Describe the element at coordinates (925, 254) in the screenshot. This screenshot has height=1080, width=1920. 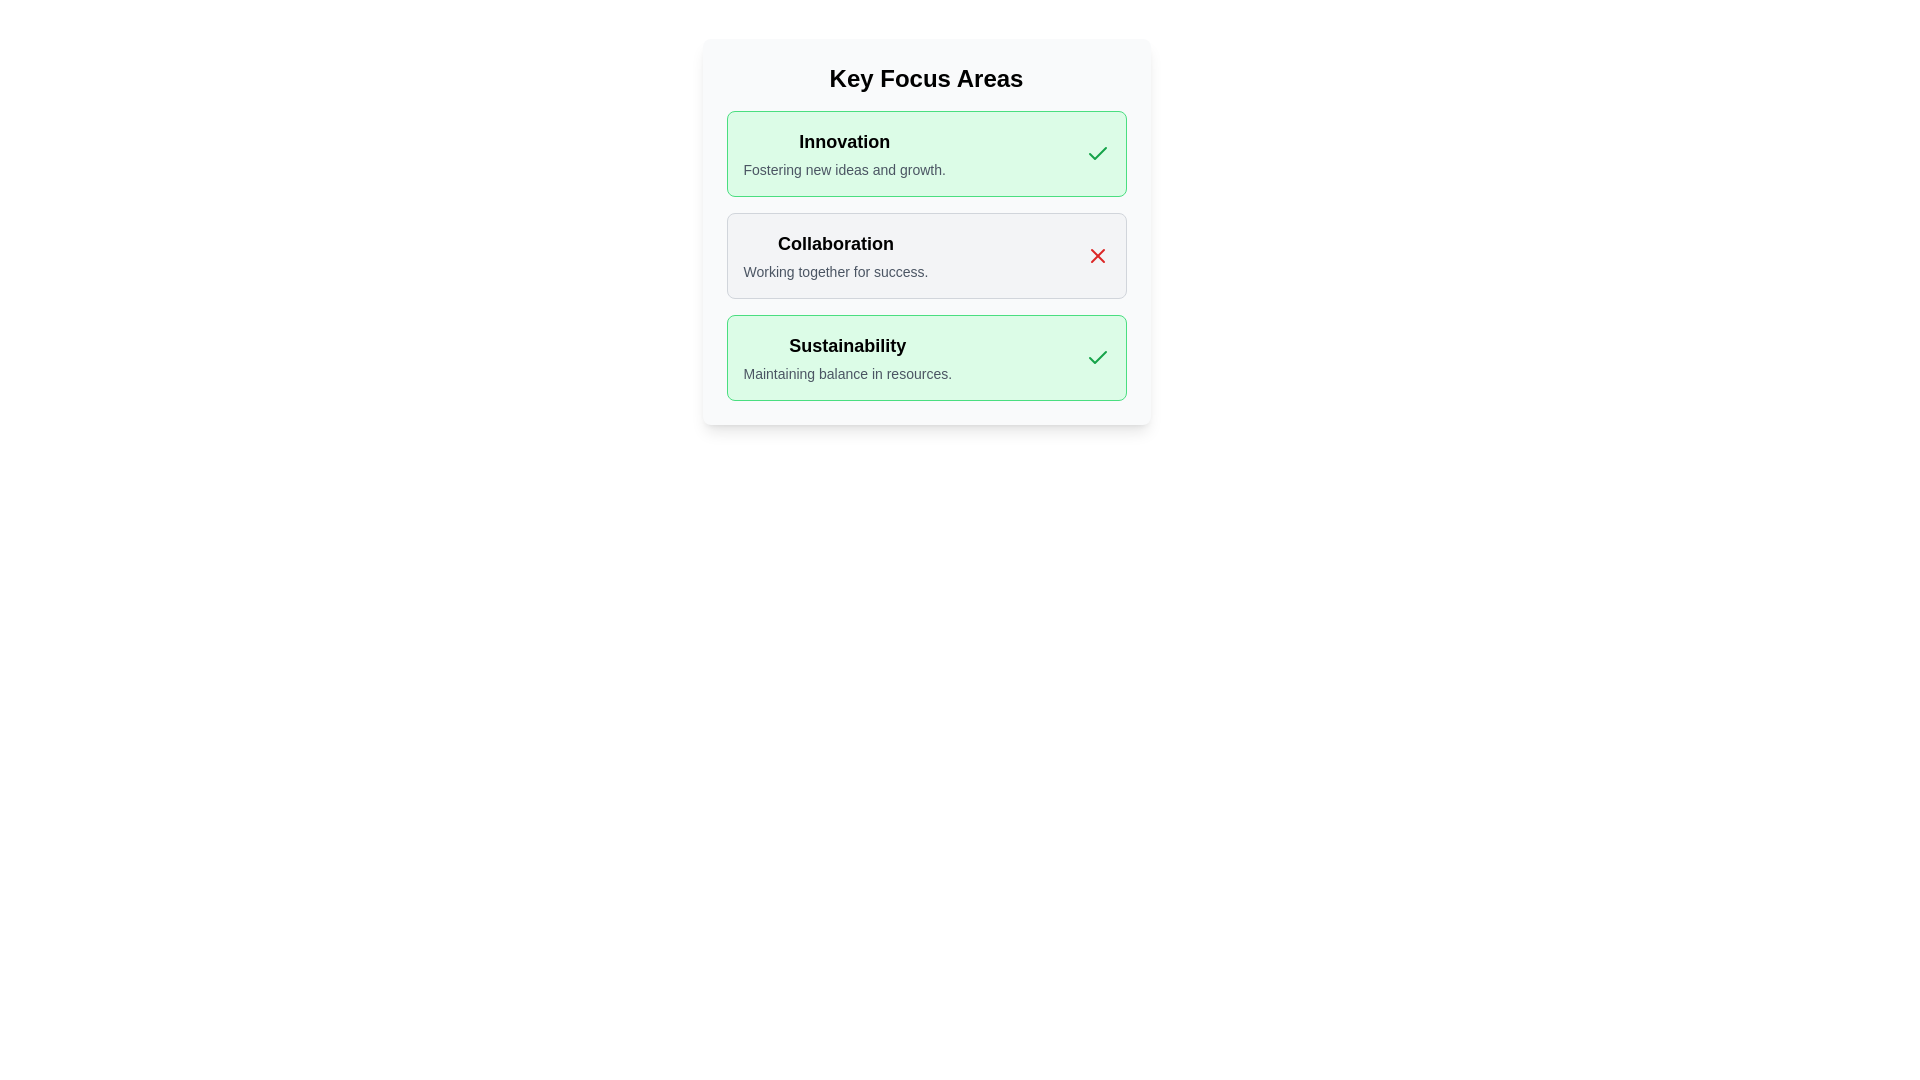
I see `the chip labeled Collaboration to observe the hover effect` at that location.